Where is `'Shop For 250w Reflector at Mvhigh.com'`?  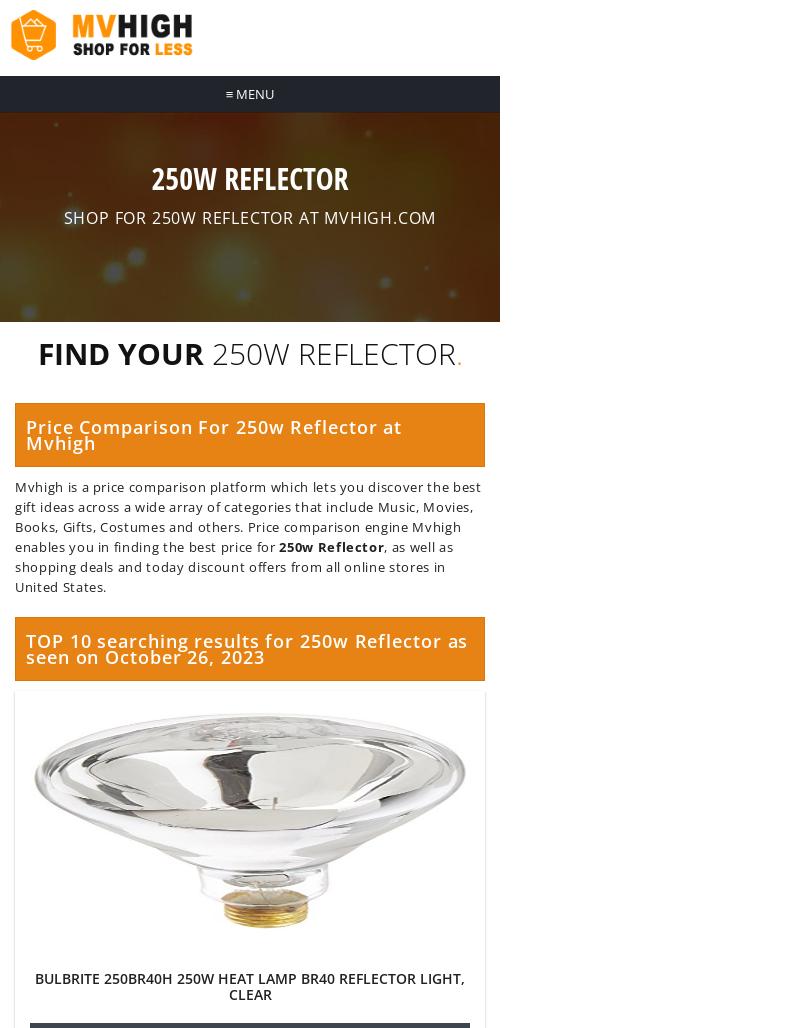 'Shop For 250w Reflector at Mvhigh.com' is located at coordinates (62, 217).